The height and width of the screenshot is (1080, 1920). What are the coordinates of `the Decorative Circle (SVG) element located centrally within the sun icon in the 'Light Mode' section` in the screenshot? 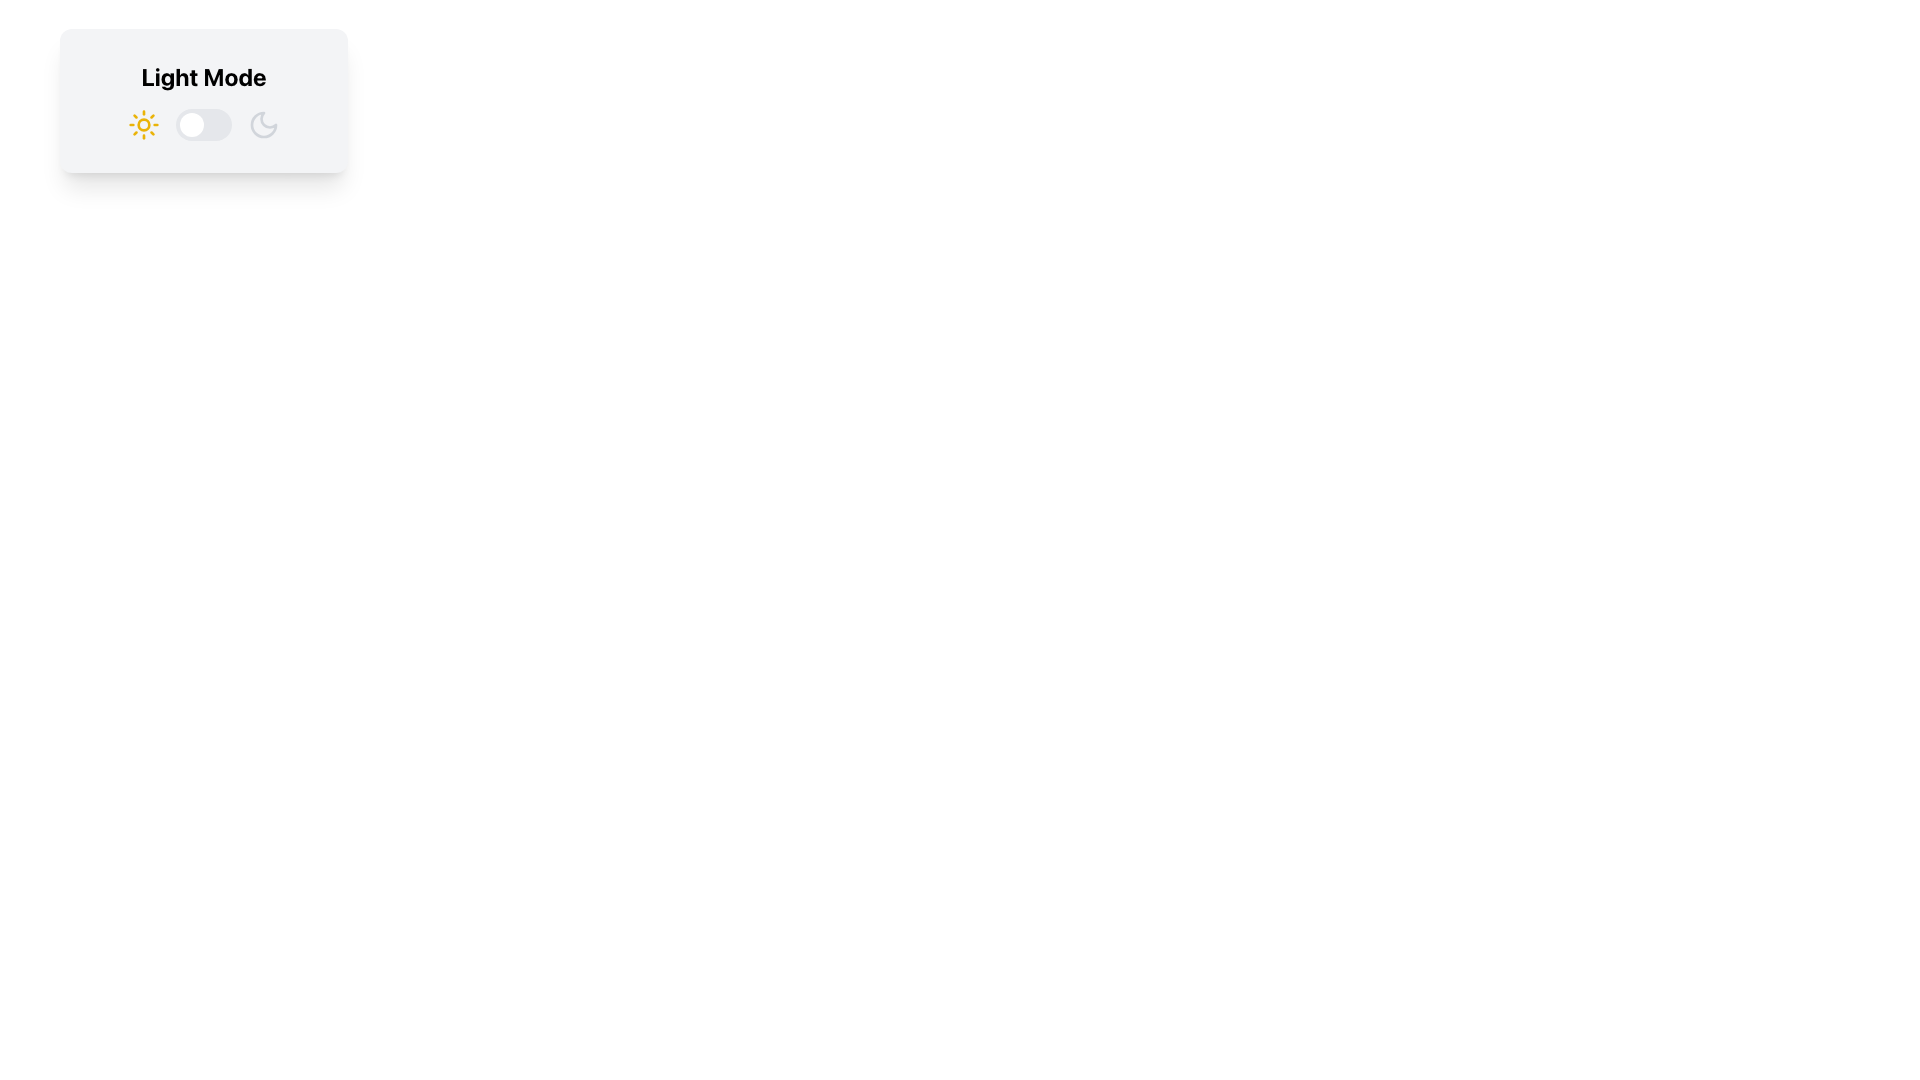 It's located at (143, 123).